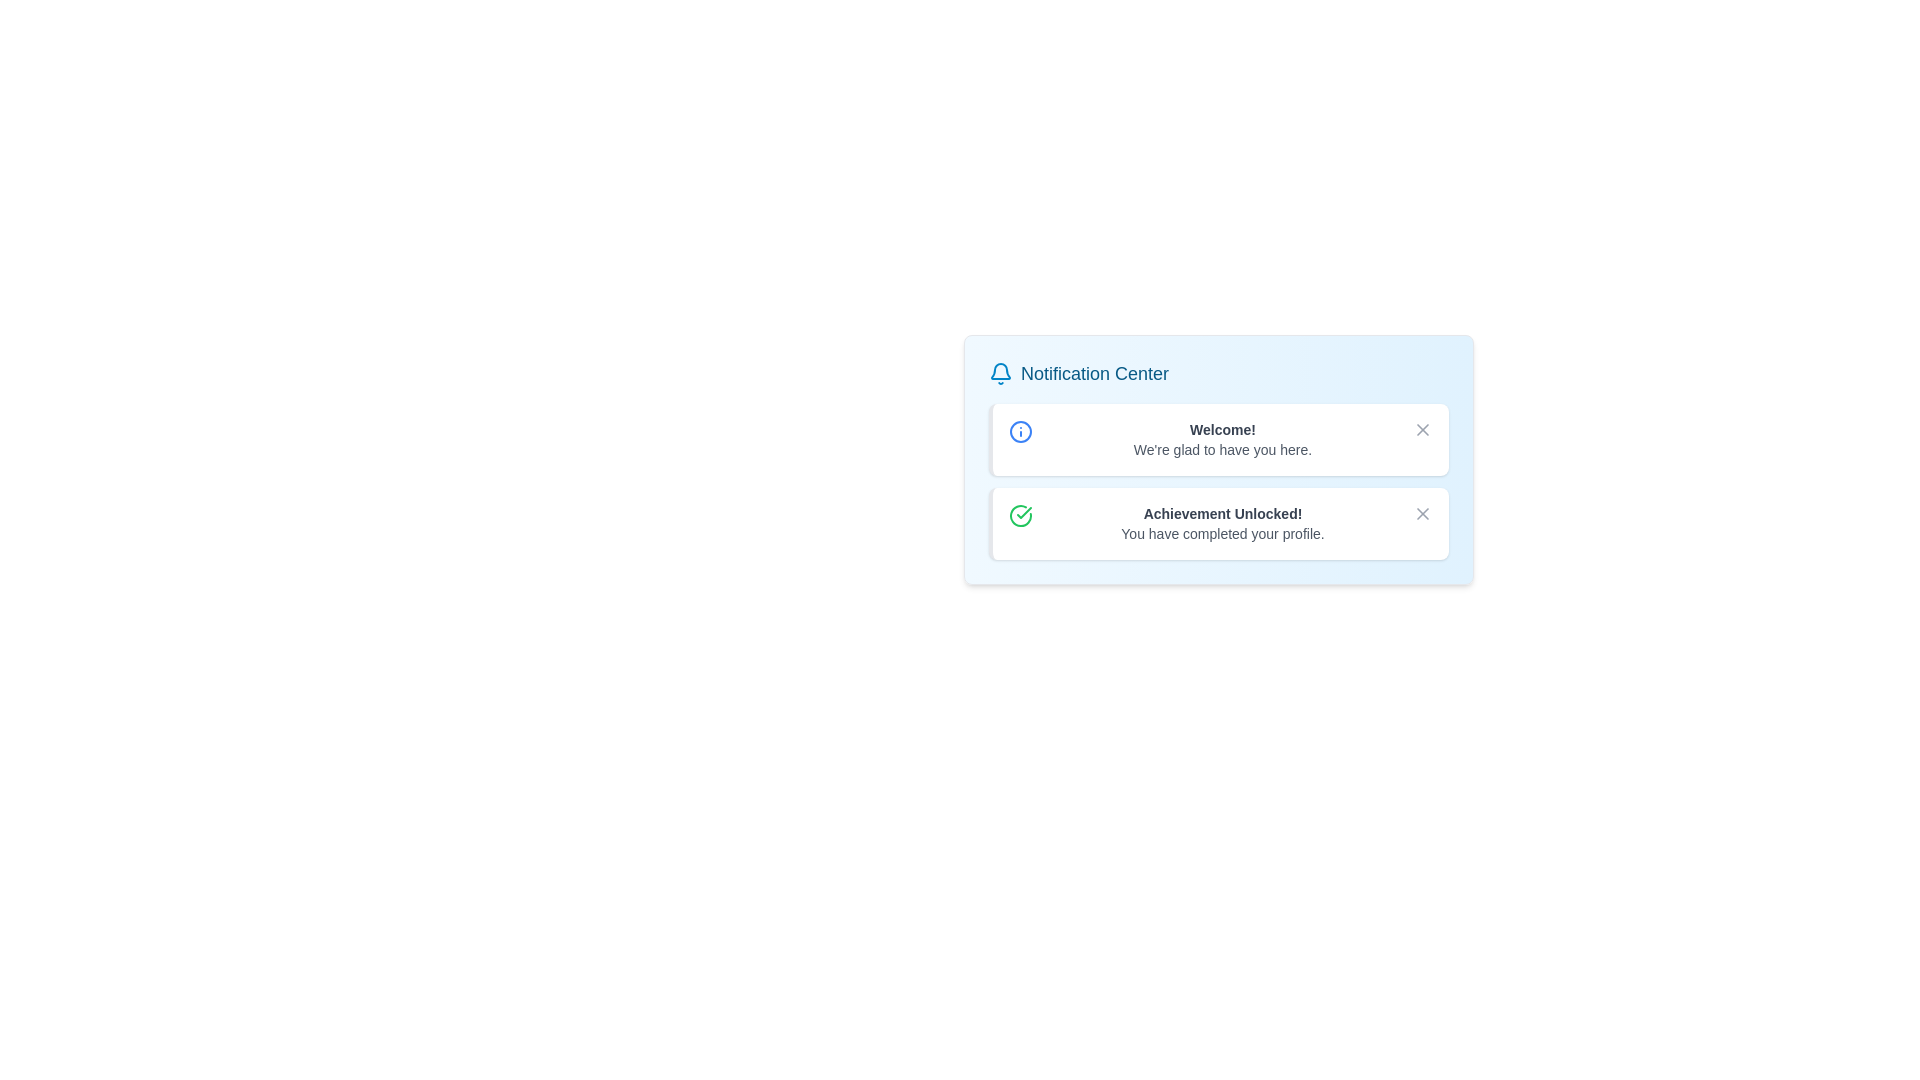 The height and width of the screenshot is (1080, 1920). I want to click on the close button represented by a diagonal cross icon in the top-right corner of the first notification card, so click(1421, 428).